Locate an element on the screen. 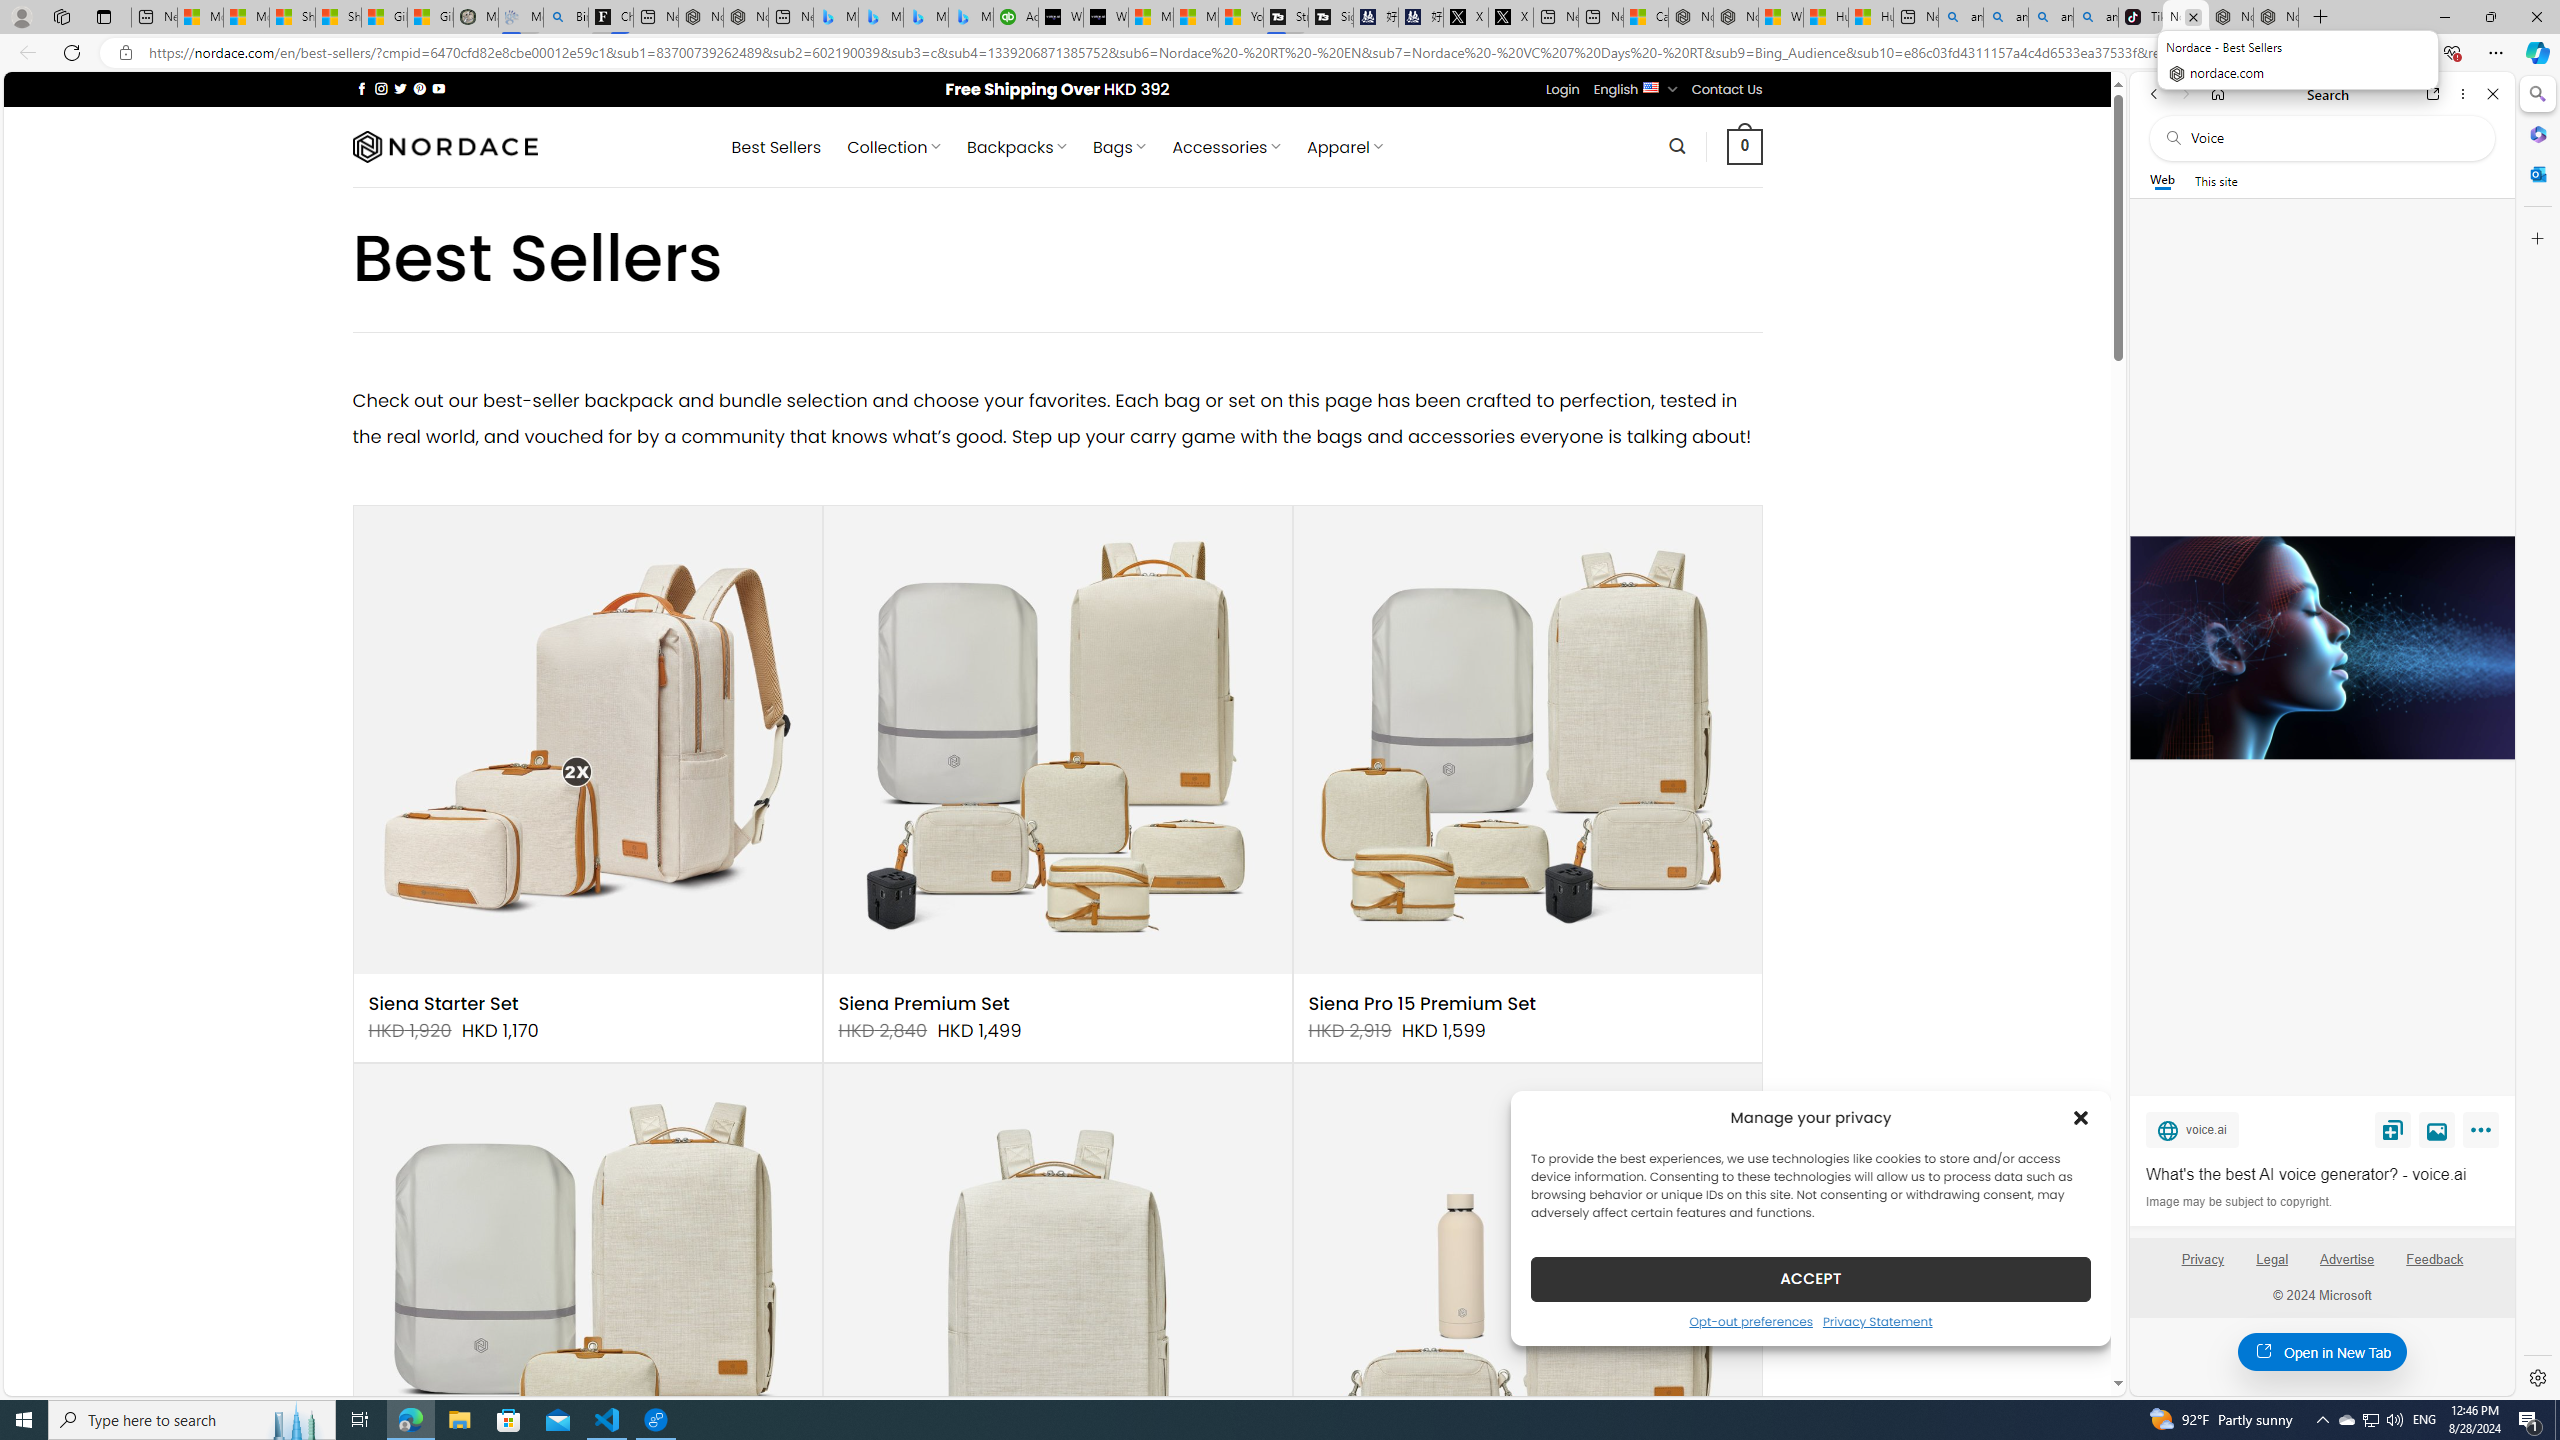  'Side bar' is located at coordinates (2537, 735).